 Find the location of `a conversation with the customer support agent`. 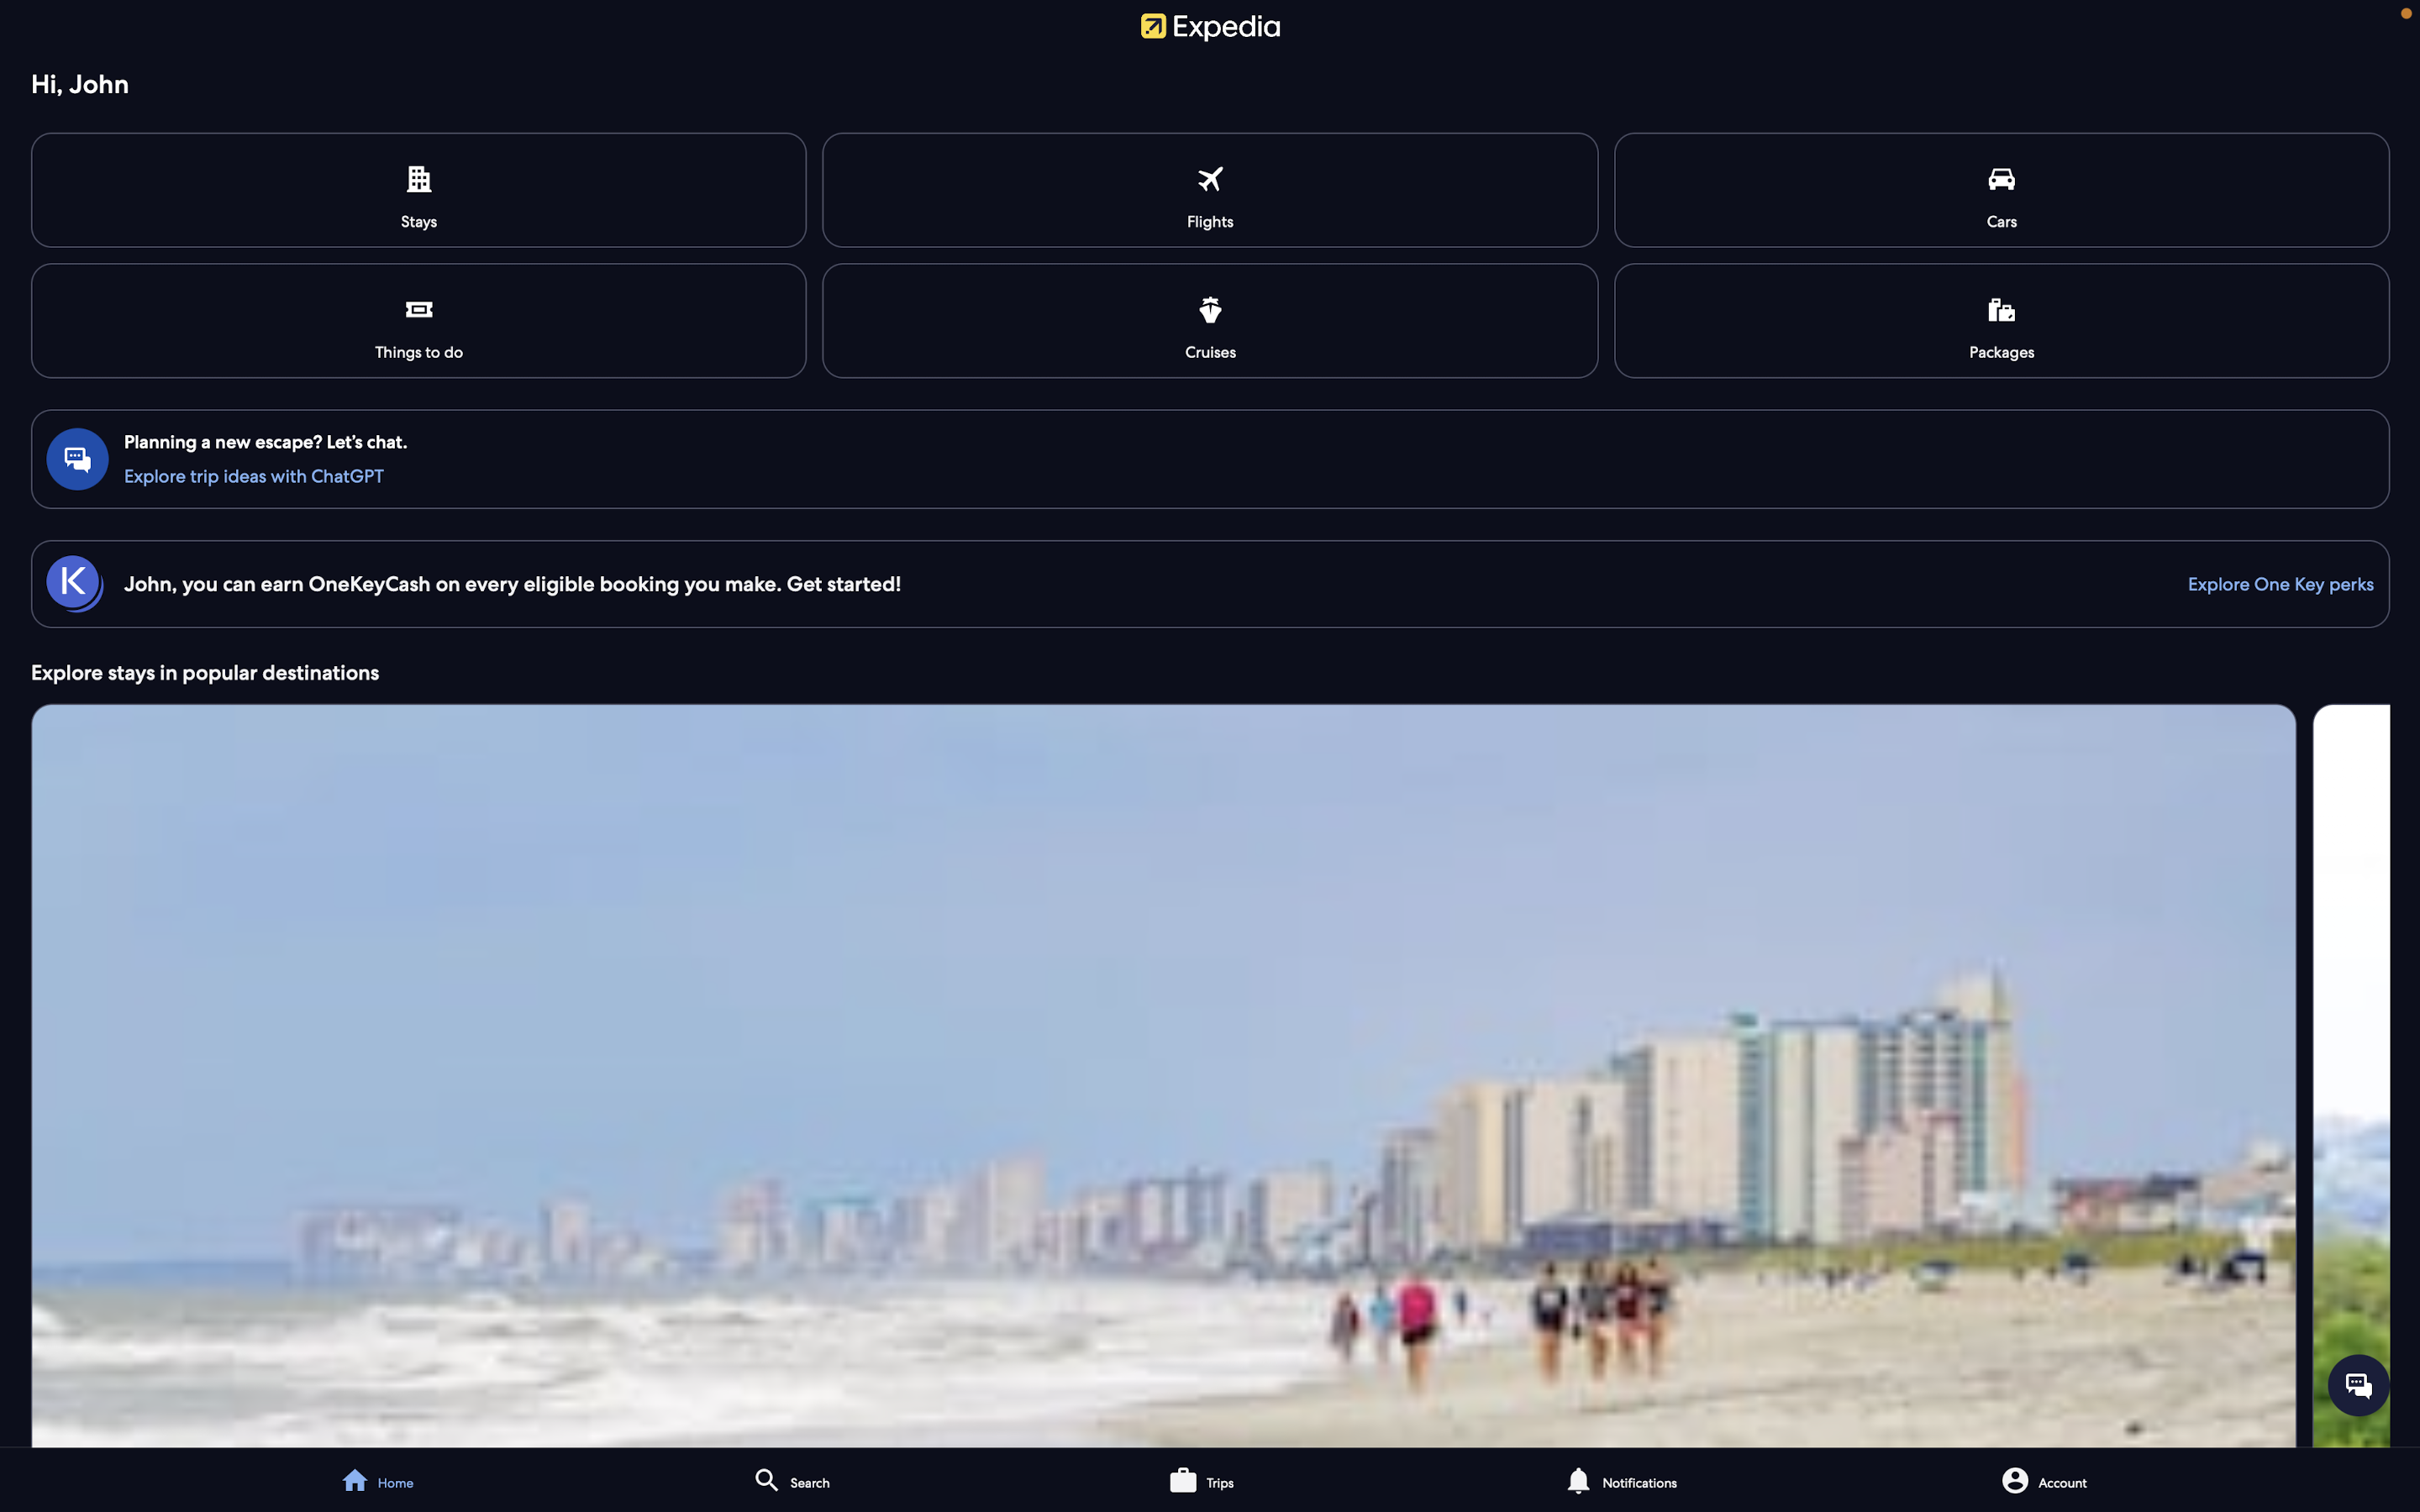

a conversation with the customer support agent is located at coordinates (2358, 1383).